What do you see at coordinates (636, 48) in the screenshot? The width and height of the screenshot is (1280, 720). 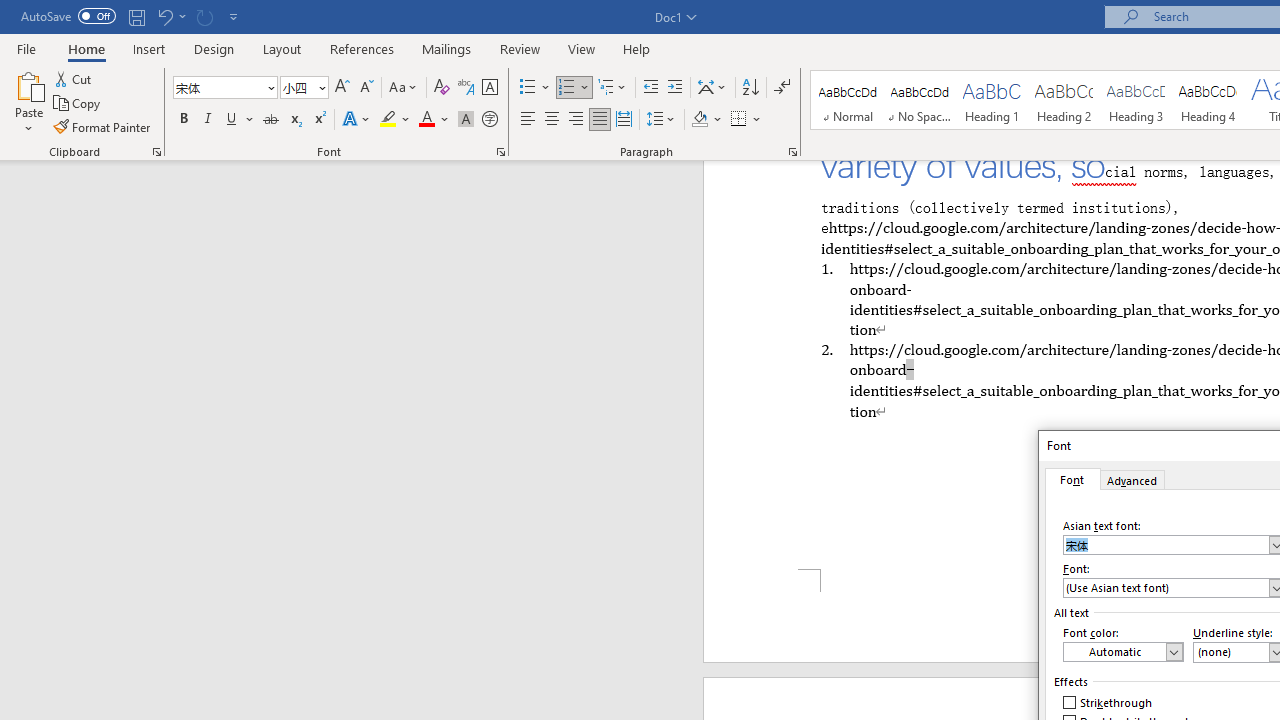 I see `'Help'` at bounding box center [636, 48].